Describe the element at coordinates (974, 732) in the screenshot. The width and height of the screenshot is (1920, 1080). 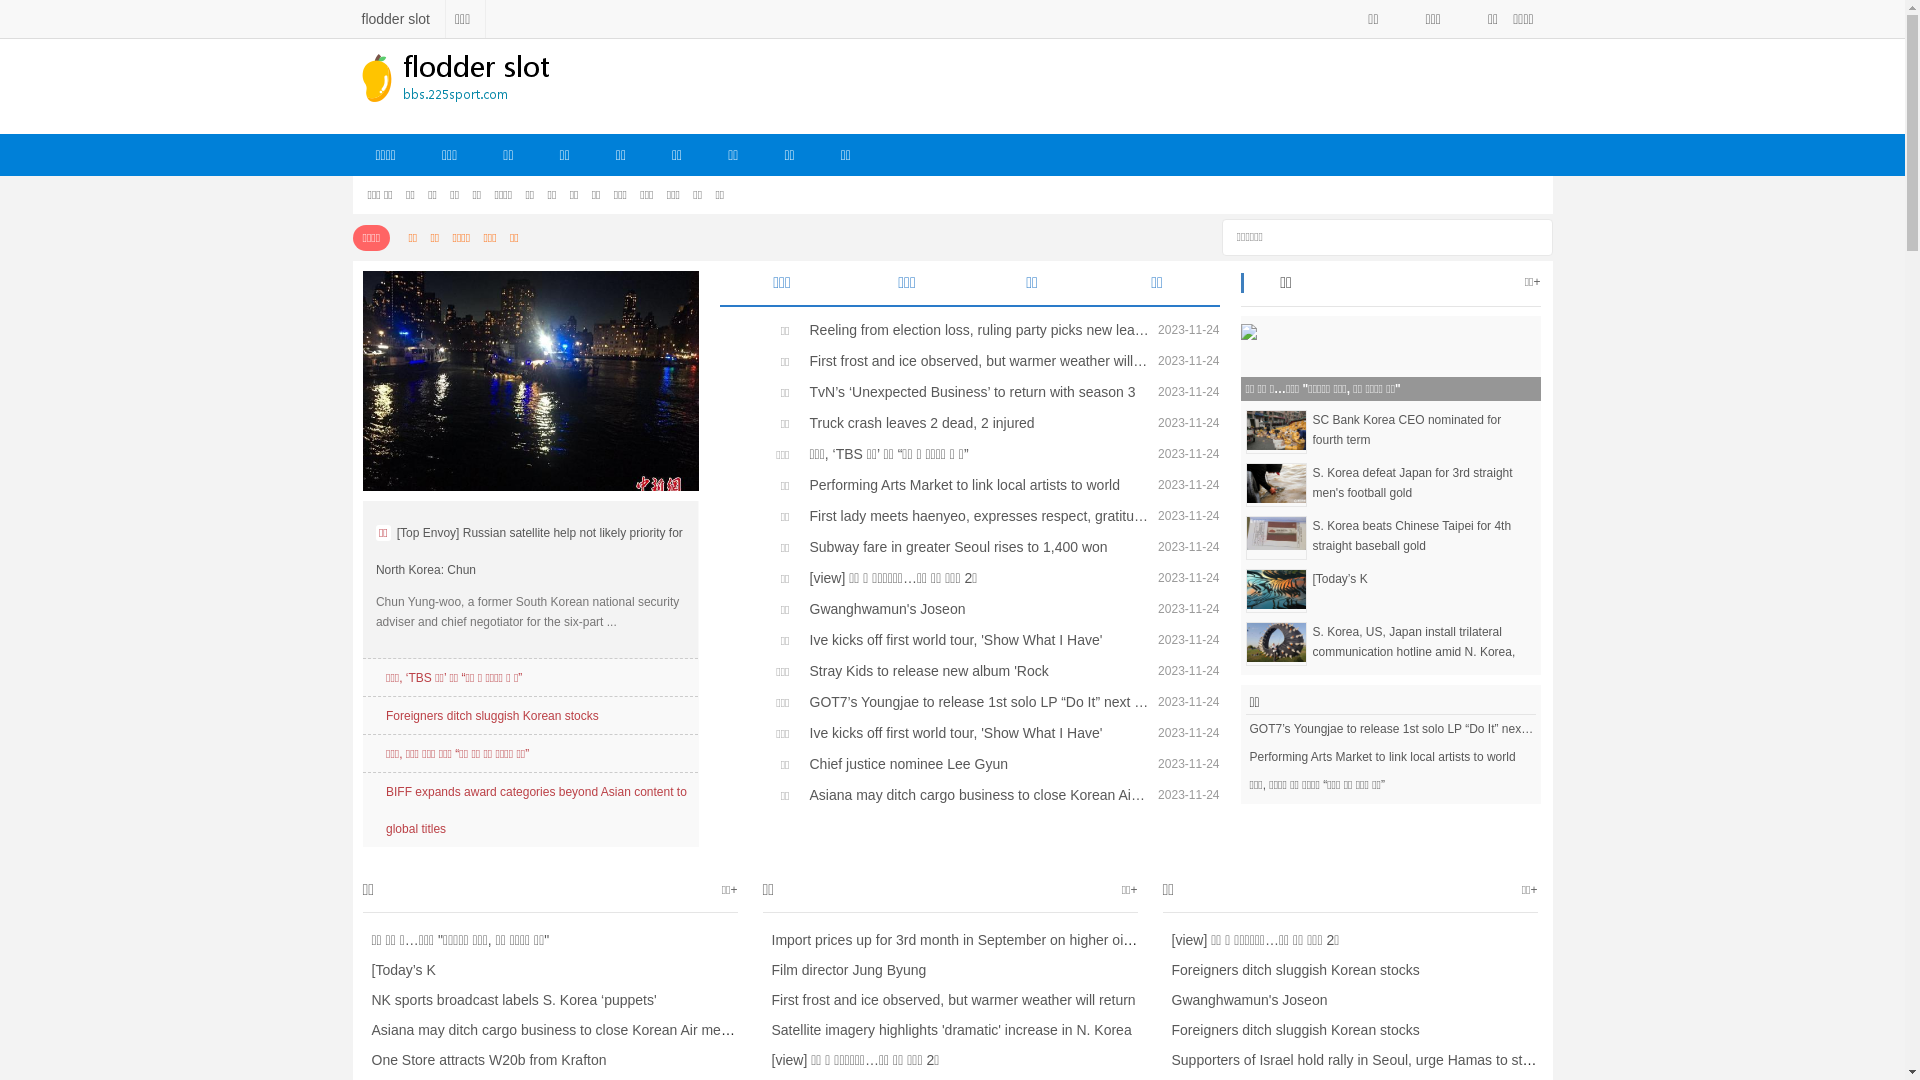
I see `'Ive kicks off first world tour, 'Show What I Have''` at that location.